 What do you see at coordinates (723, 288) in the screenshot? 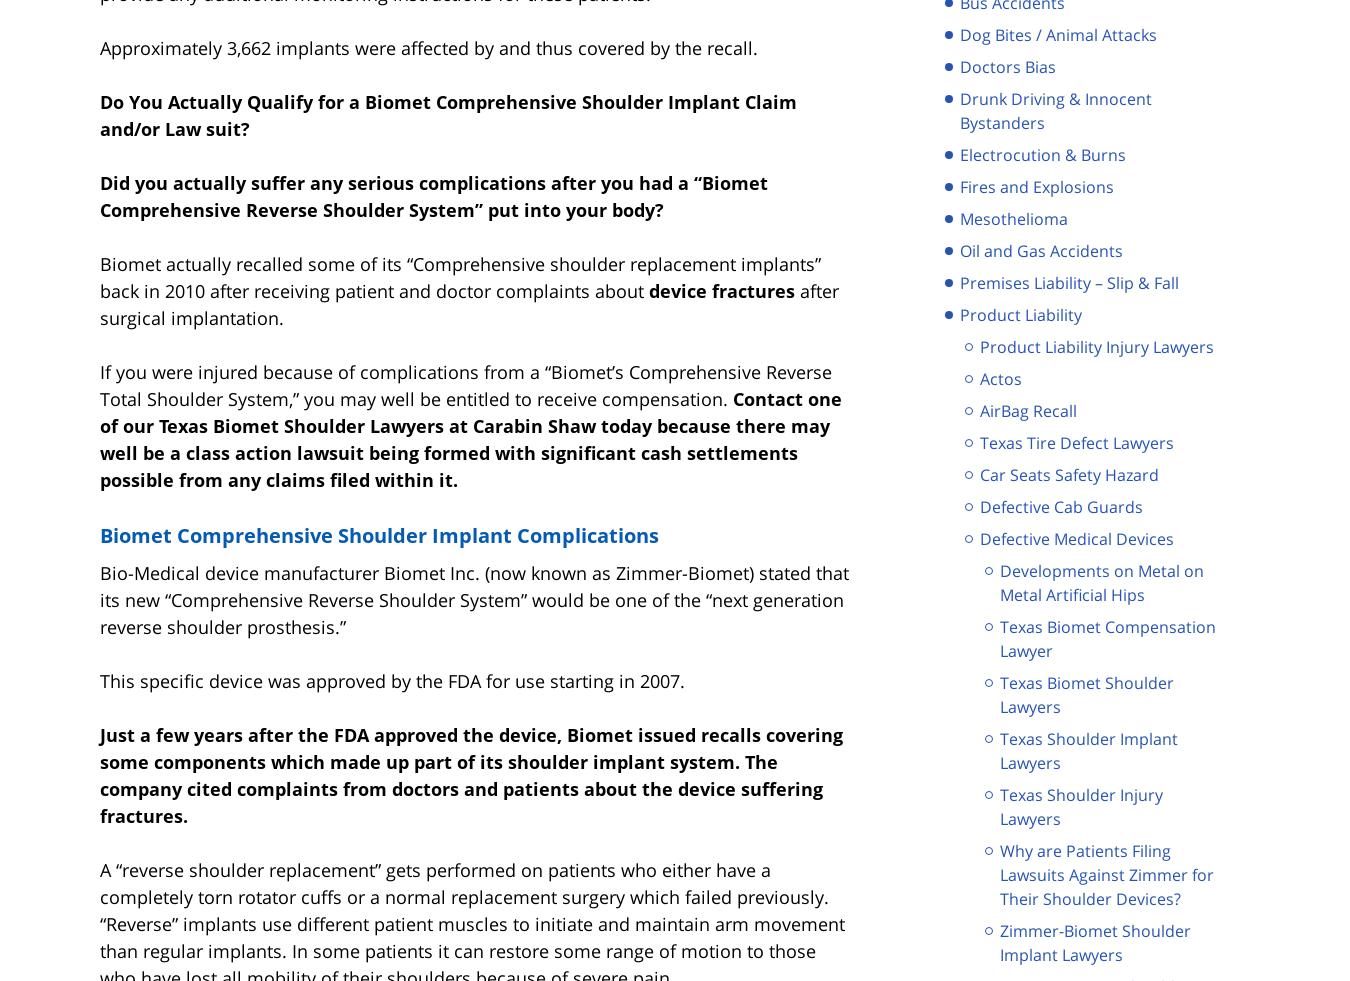
I see `'device fractures'` at bounding box center [723, 288].